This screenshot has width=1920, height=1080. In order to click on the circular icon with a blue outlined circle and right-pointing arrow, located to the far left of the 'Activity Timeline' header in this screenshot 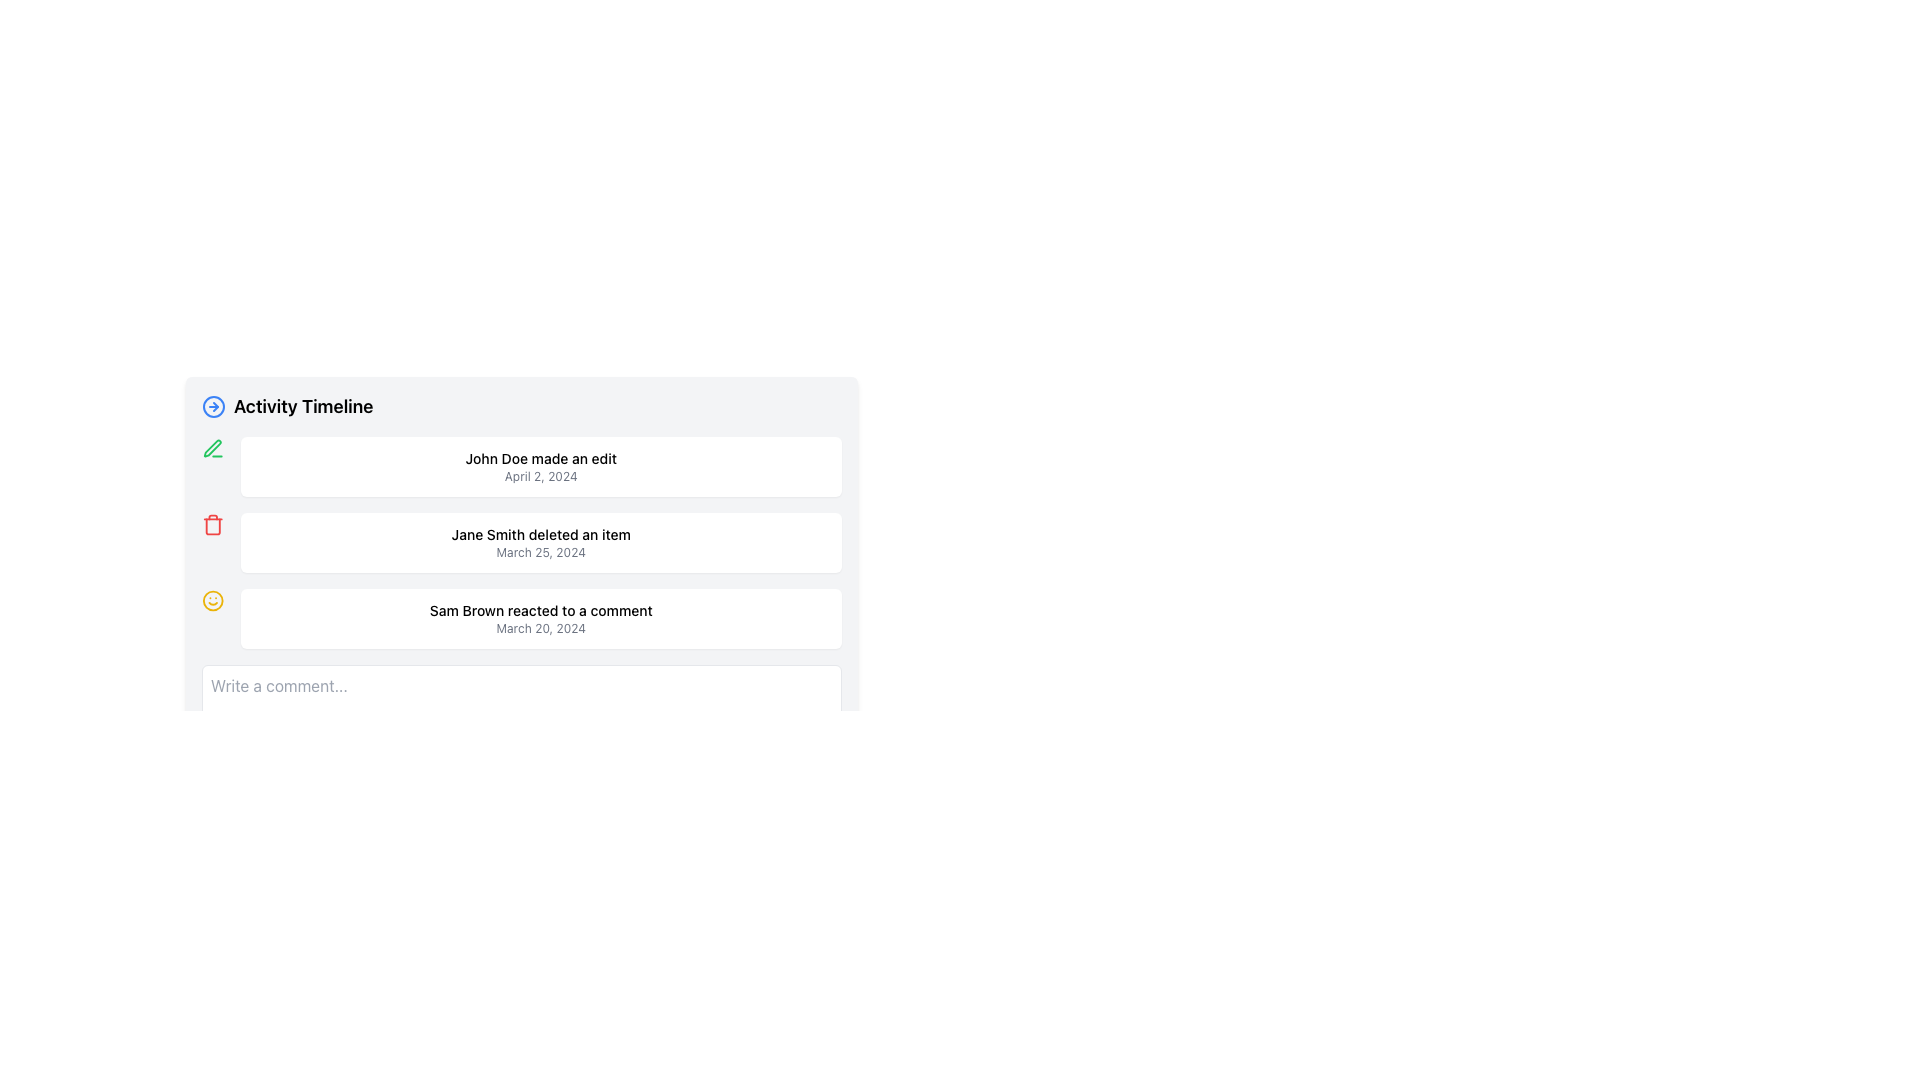, I will do `click(214, 406)`.